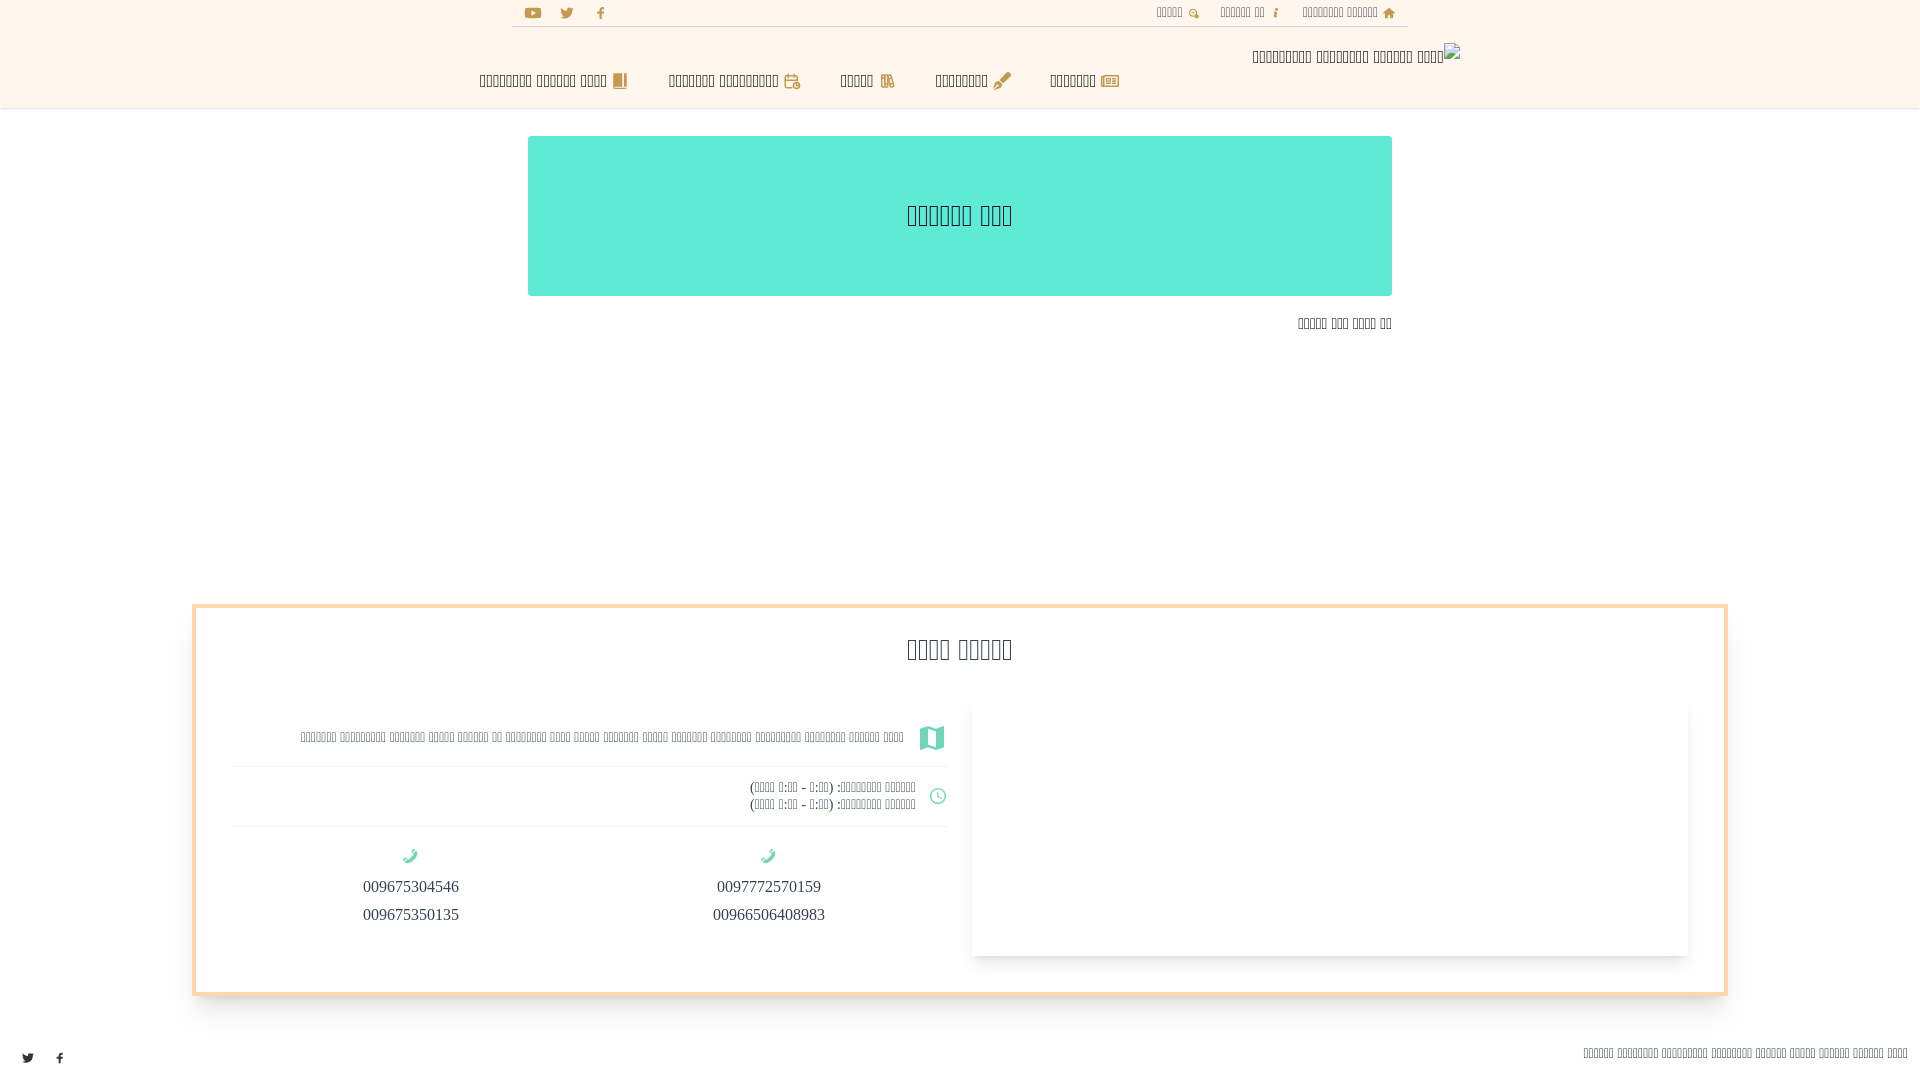  What do you see at coordinates (767, 885) in the screenshot?
I see `'0097772570159'` at bounding box center [767, 885].